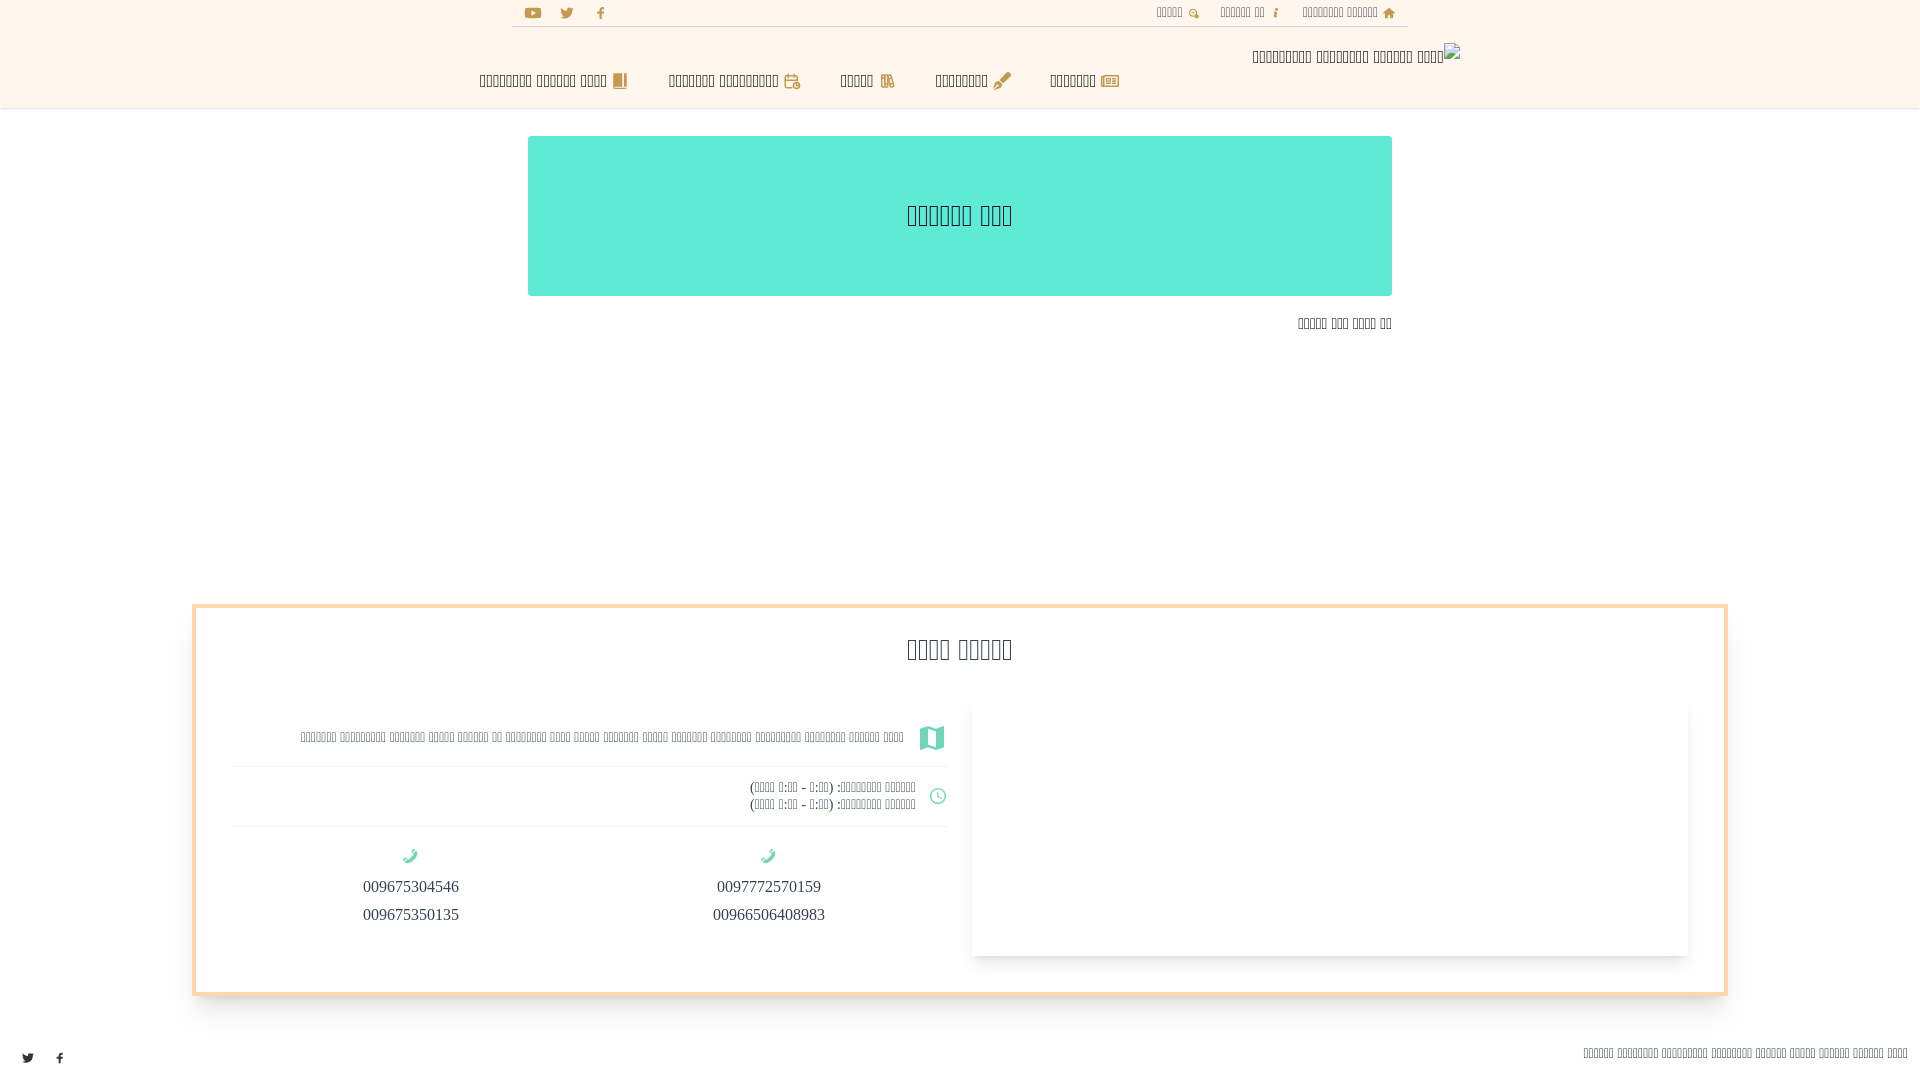  What do you see at coordinates (767, 885) in the screenshot?
I see `'0097772570159'` at bounding box center [767, 885].